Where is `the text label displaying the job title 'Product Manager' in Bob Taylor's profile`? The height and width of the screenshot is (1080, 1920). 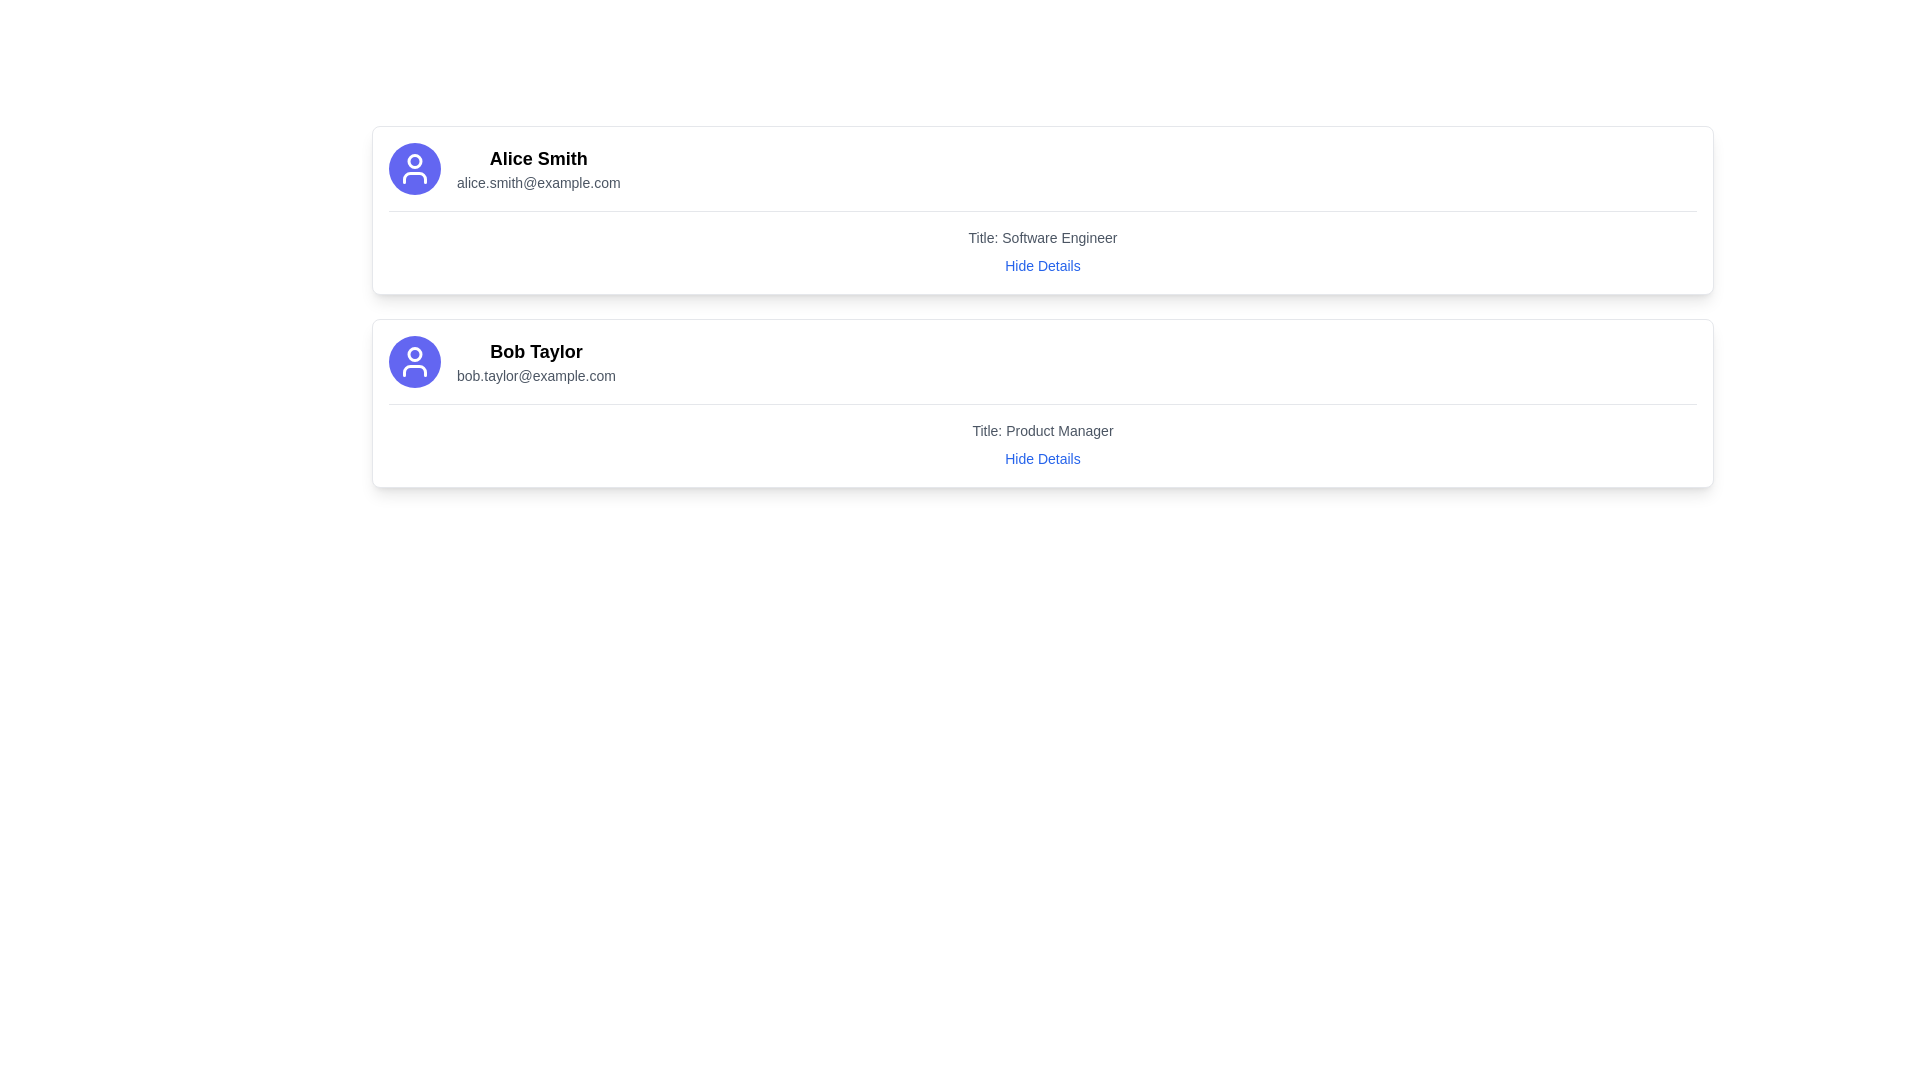 the text label displaying the job title 'Product Manager' in Bob Taylor's profile is located at coordinates (1041, 430).